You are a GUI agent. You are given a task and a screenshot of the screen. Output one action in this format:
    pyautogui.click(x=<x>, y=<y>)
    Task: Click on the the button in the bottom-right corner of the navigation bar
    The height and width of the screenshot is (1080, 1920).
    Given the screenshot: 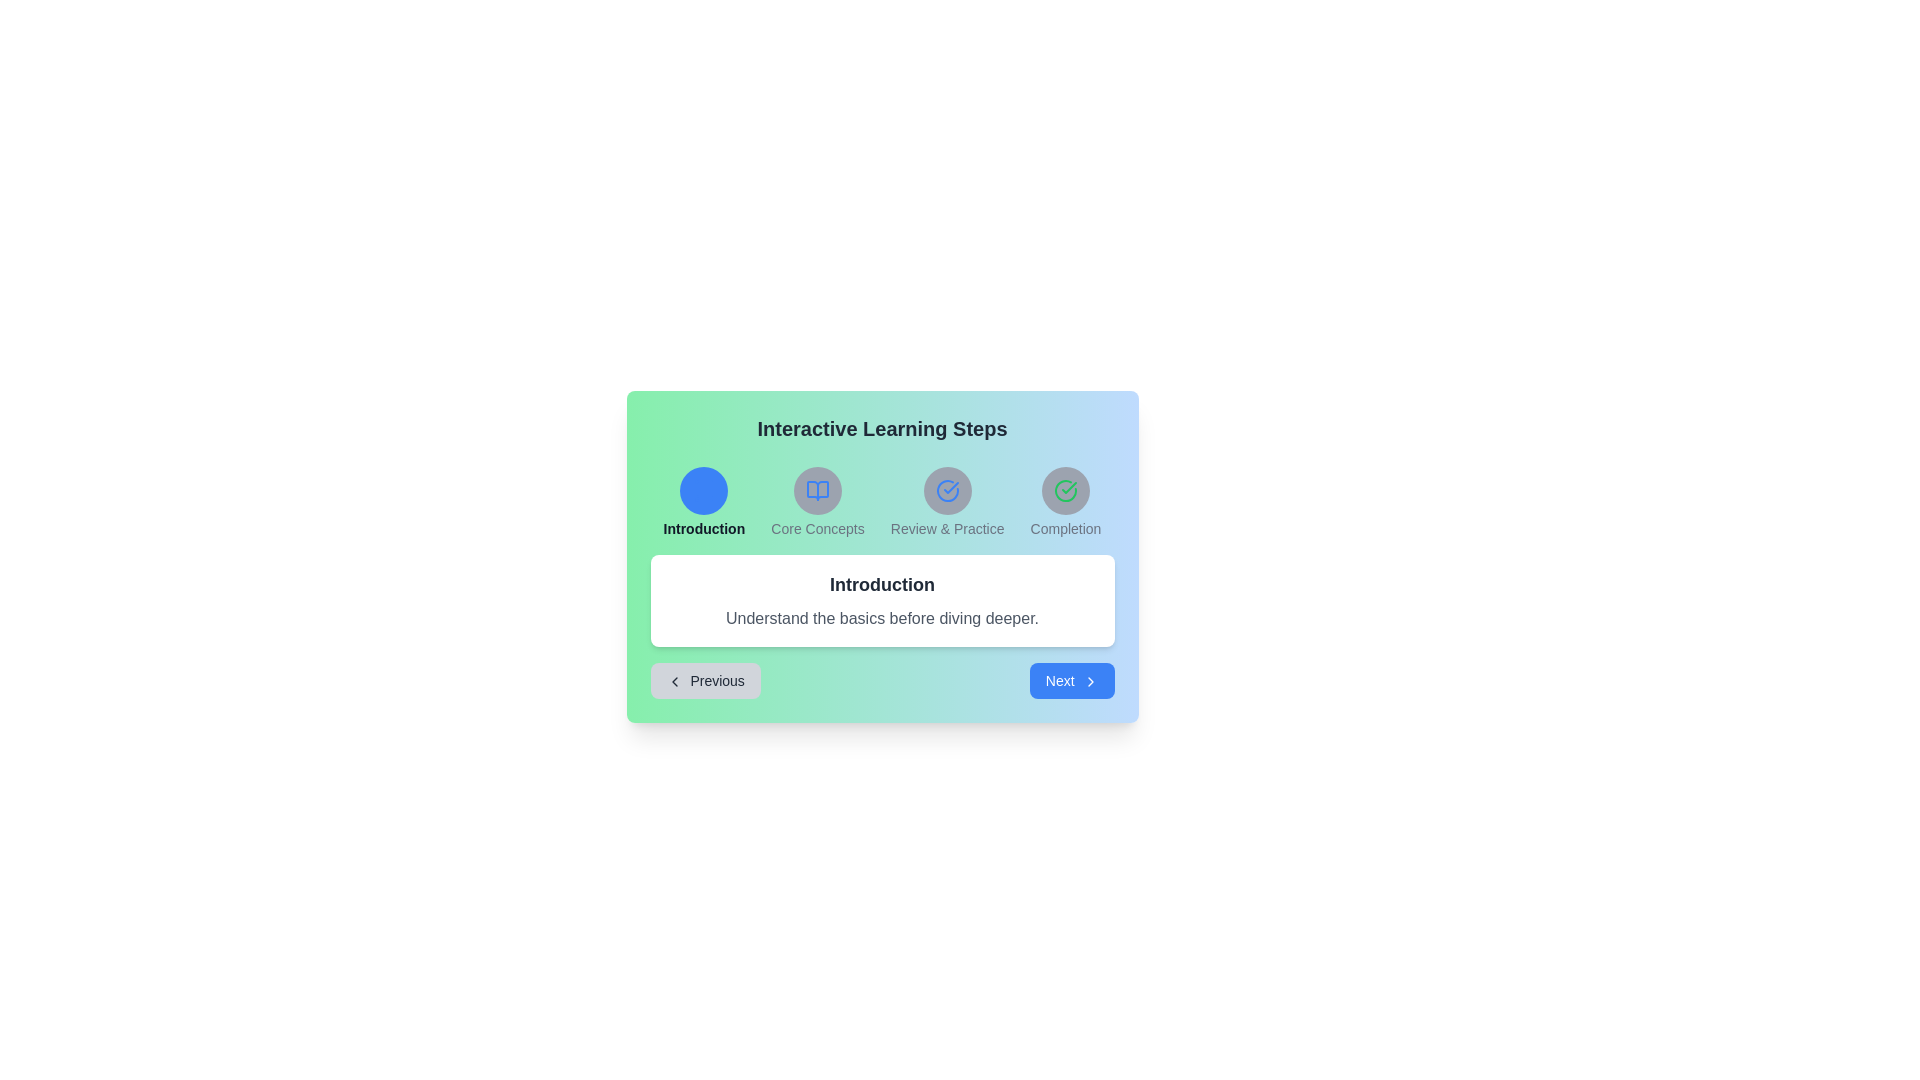 What is the action you would take?
    pyautogui.click(x=1071, y=680)
    